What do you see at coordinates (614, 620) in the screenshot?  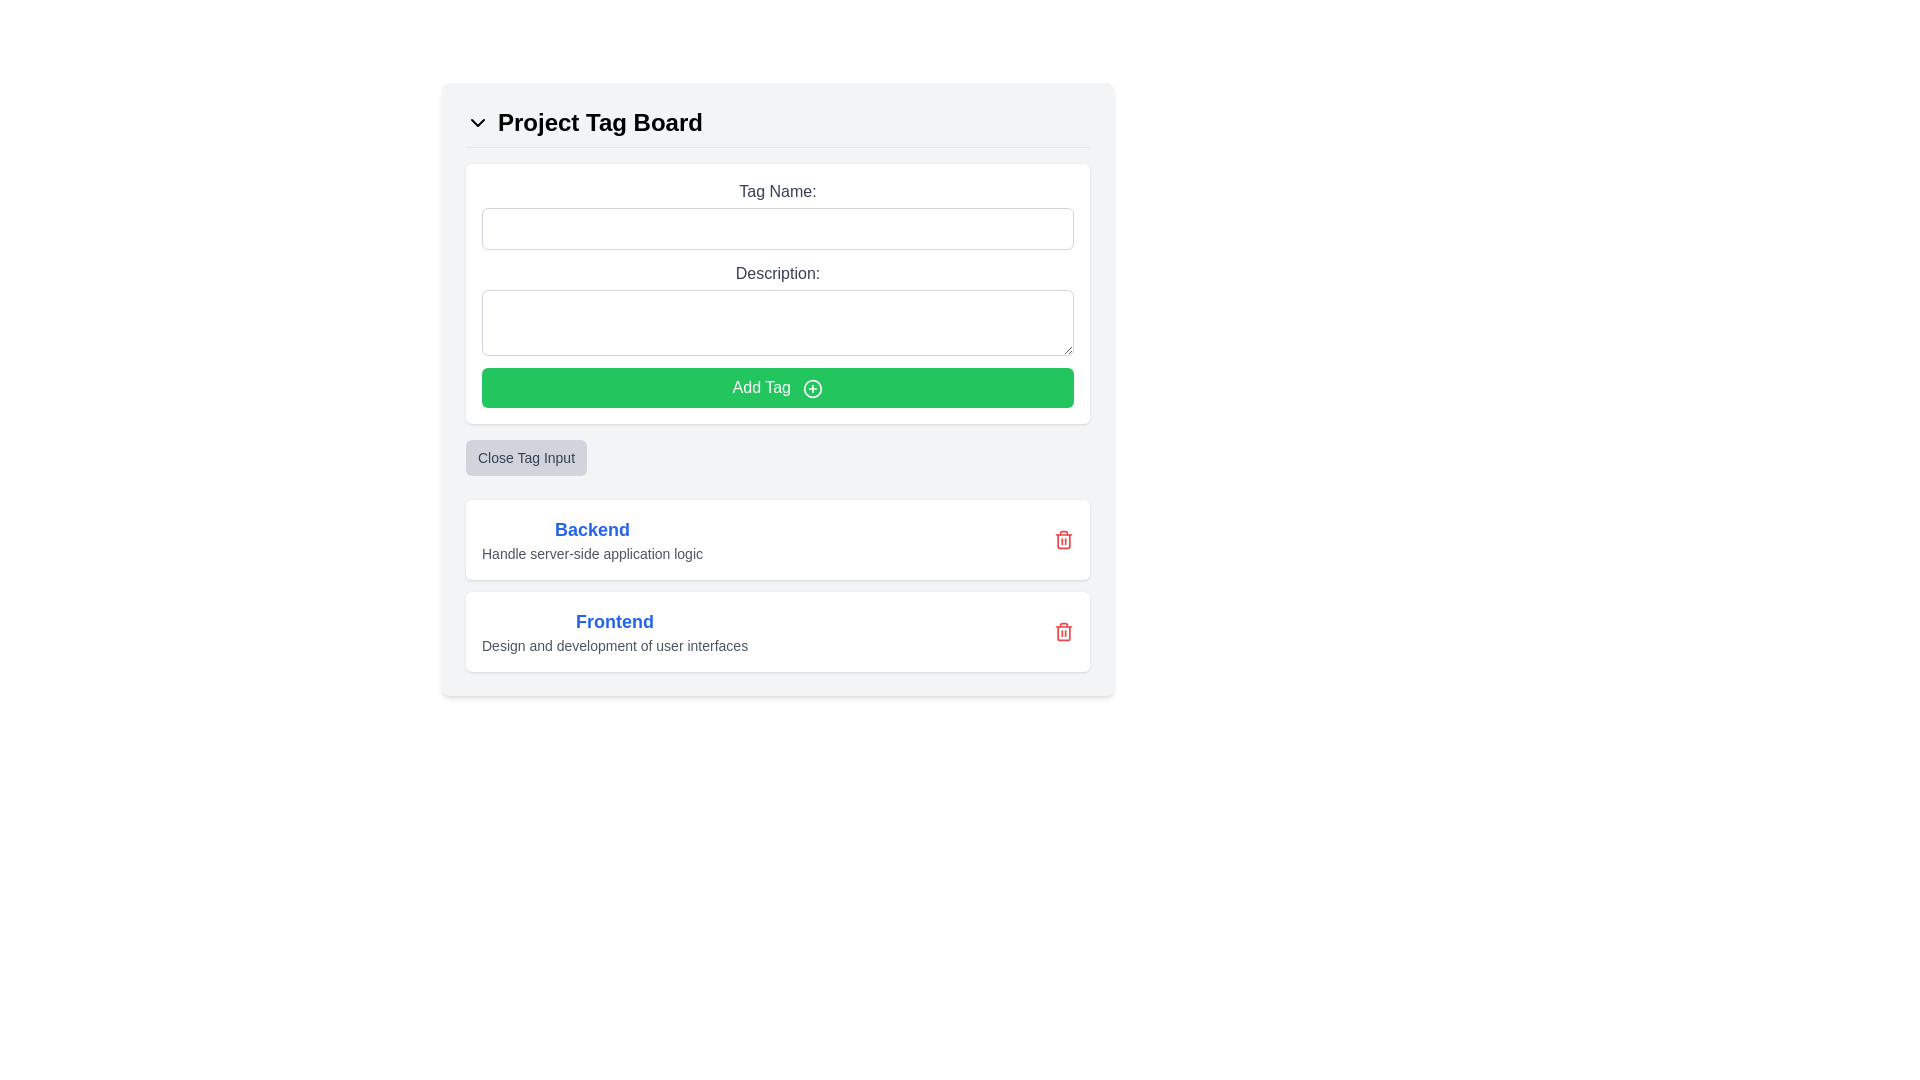 I see `the 'Frontend' header text element, which is styled in bold blue font and located above the description text for frontend tasks` at bounding box center [614, 620].